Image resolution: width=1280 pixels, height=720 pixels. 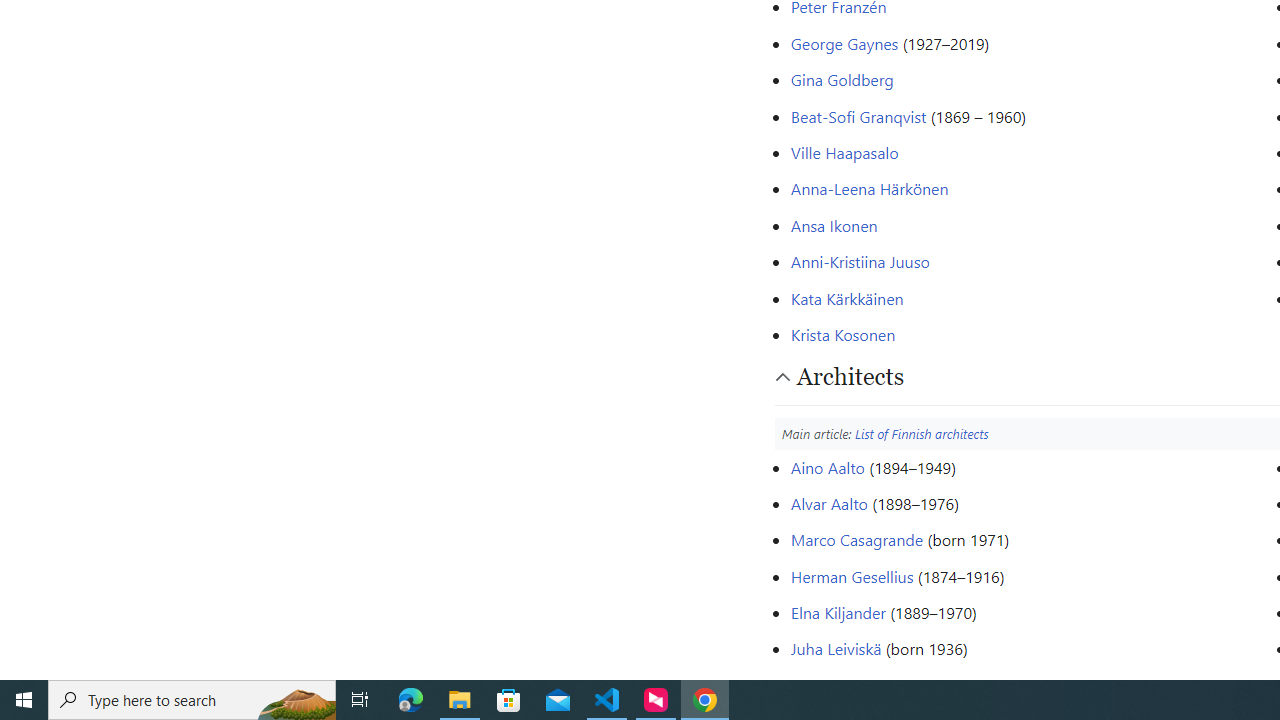 I want to click on 'List of Finnish architects', so click(x=921, y=432).